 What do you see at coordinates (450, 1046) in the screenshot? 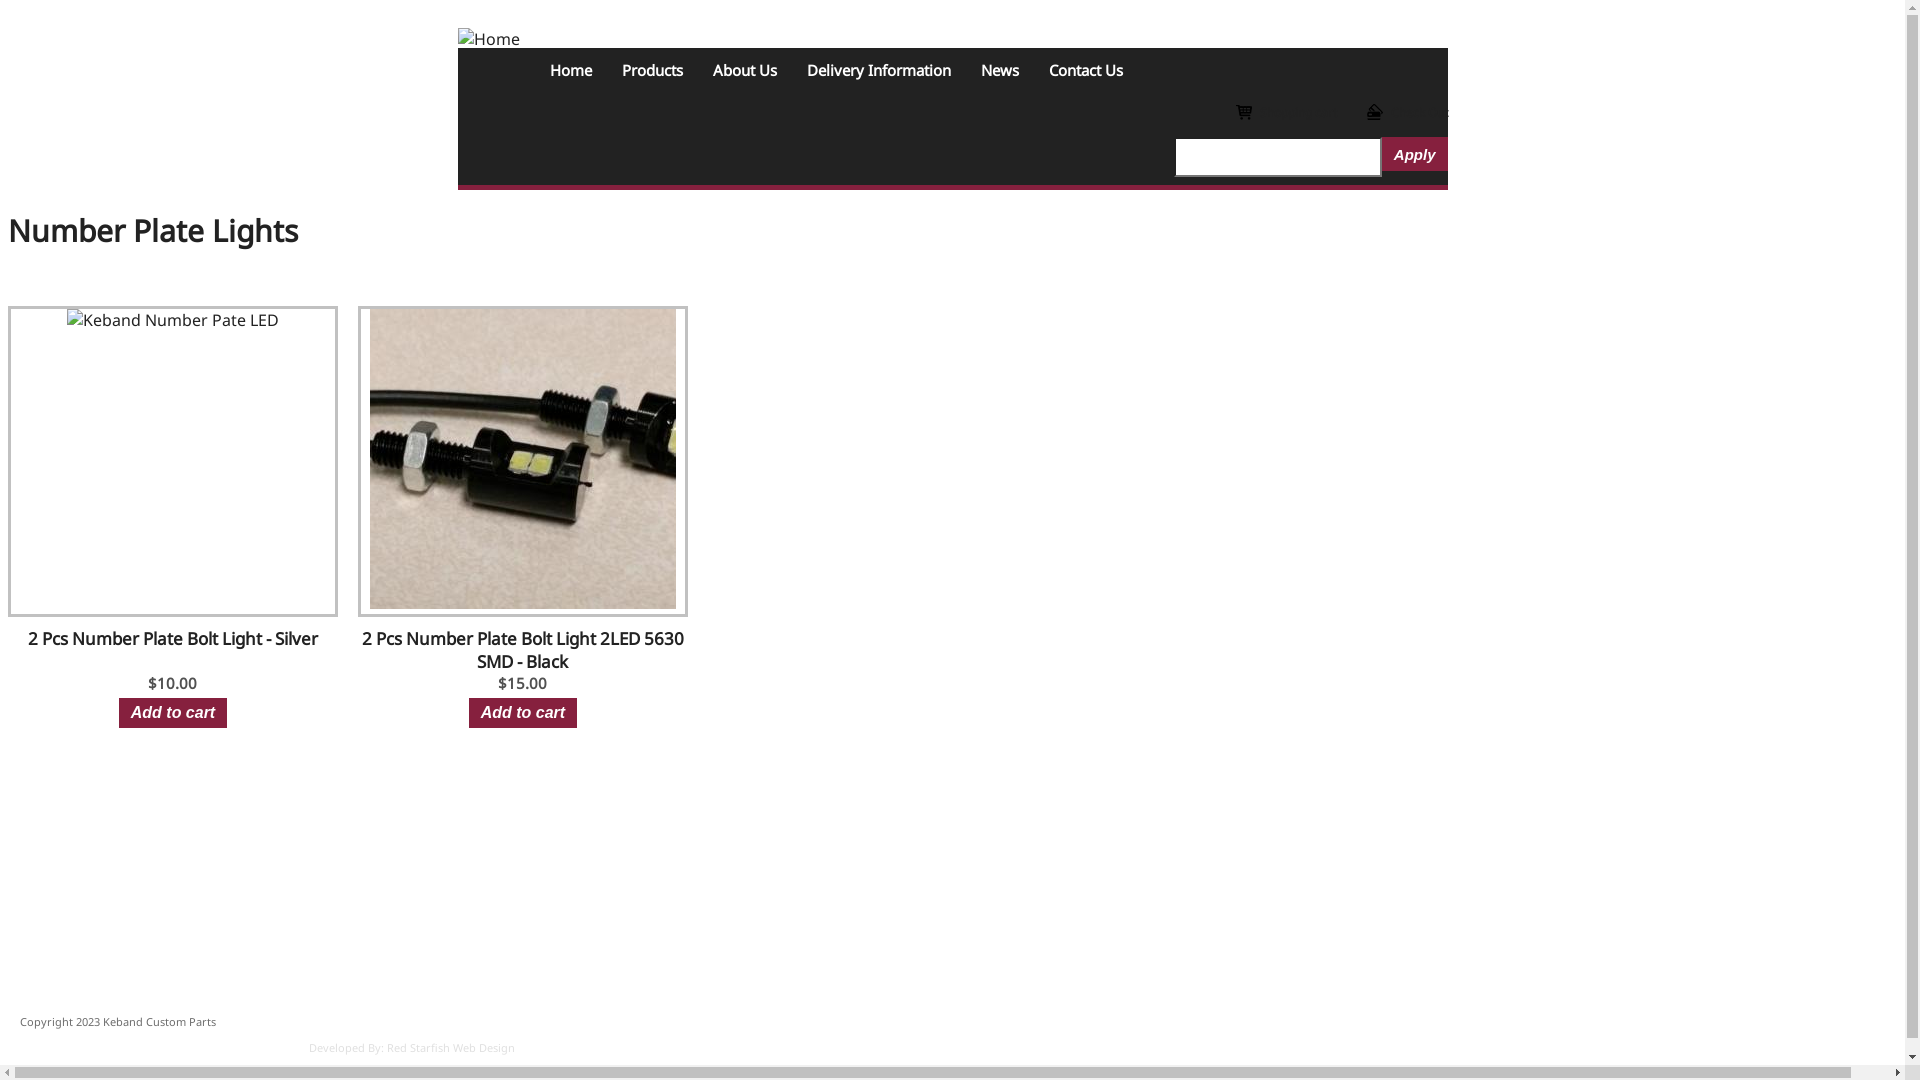
I see `'Red Starfish Web Design'` at bounding box center [450, 1046].